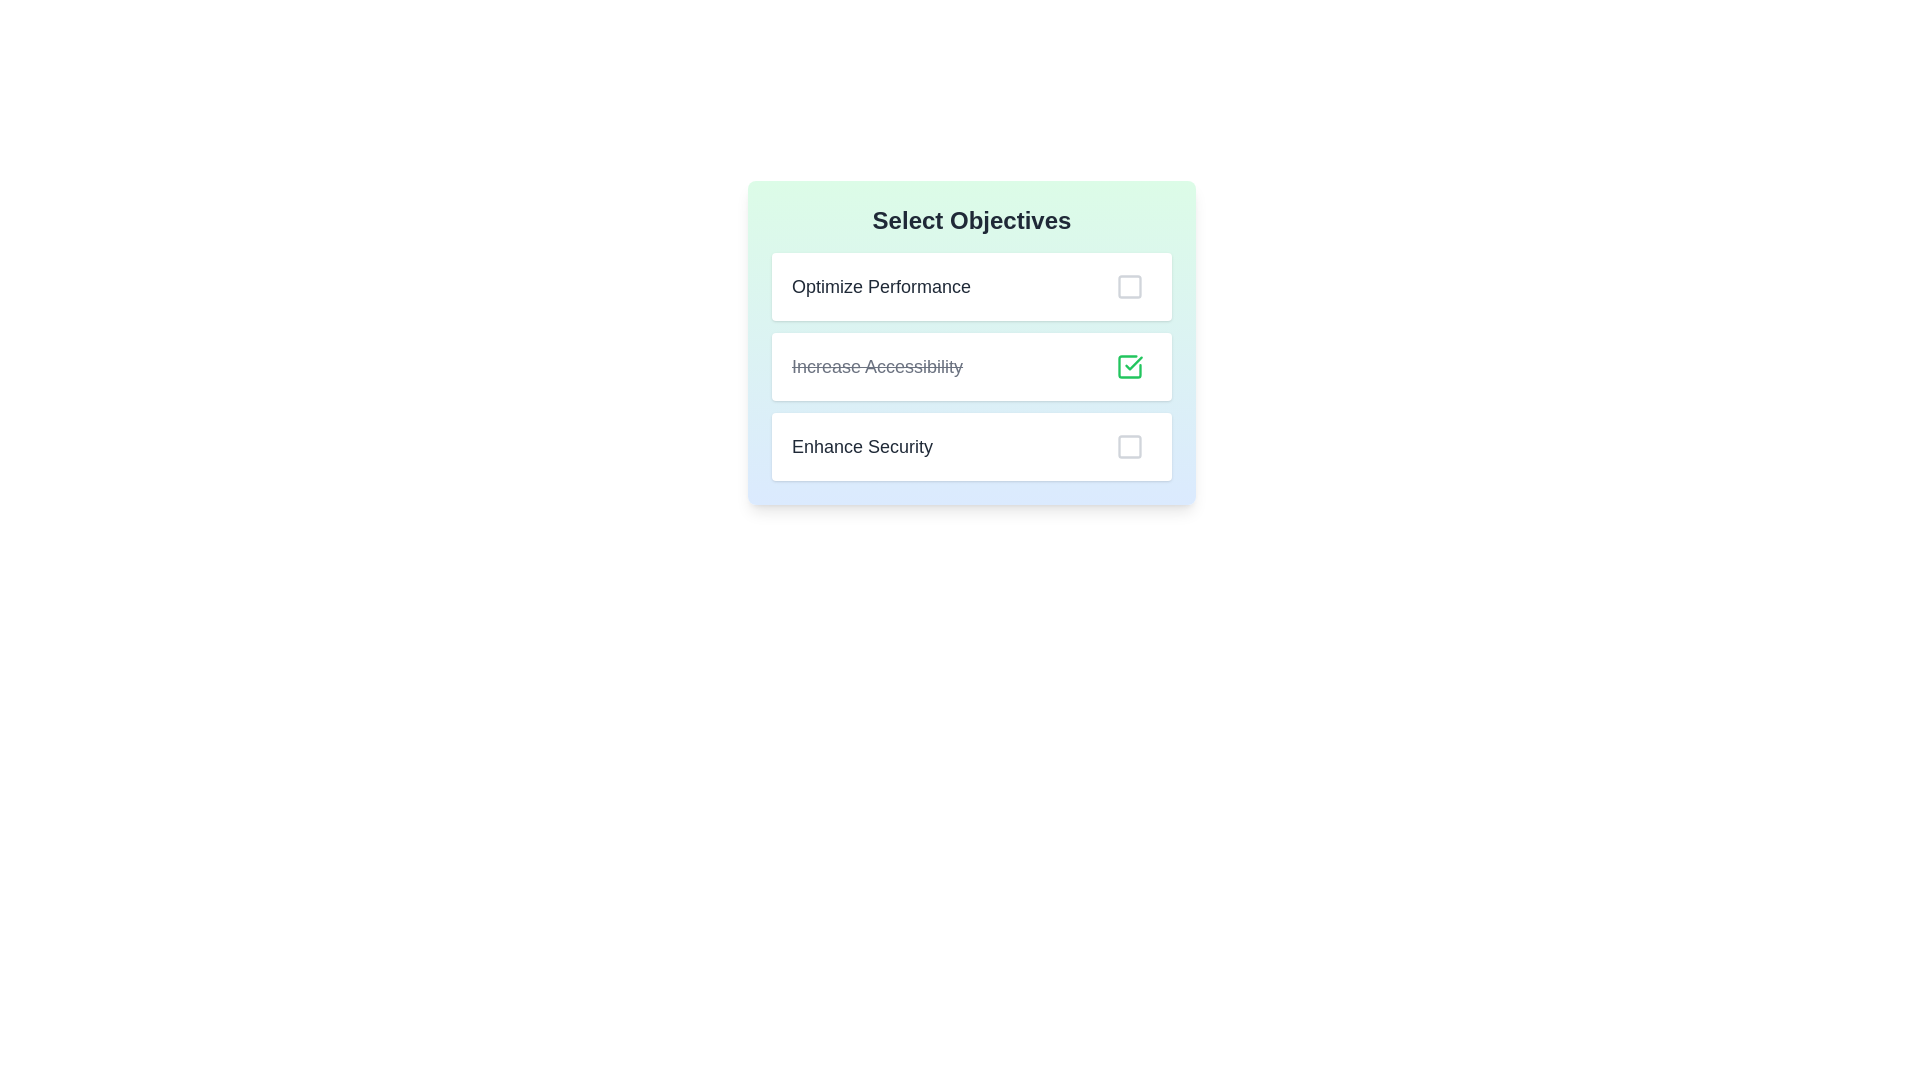 The image size is (1920, 1080). Describe the element at coordinates (1129, 446) in the screenshot. I see `the inner square icon with rounded corners that is located on the right side of the 'Enhance Security' option` at that location.